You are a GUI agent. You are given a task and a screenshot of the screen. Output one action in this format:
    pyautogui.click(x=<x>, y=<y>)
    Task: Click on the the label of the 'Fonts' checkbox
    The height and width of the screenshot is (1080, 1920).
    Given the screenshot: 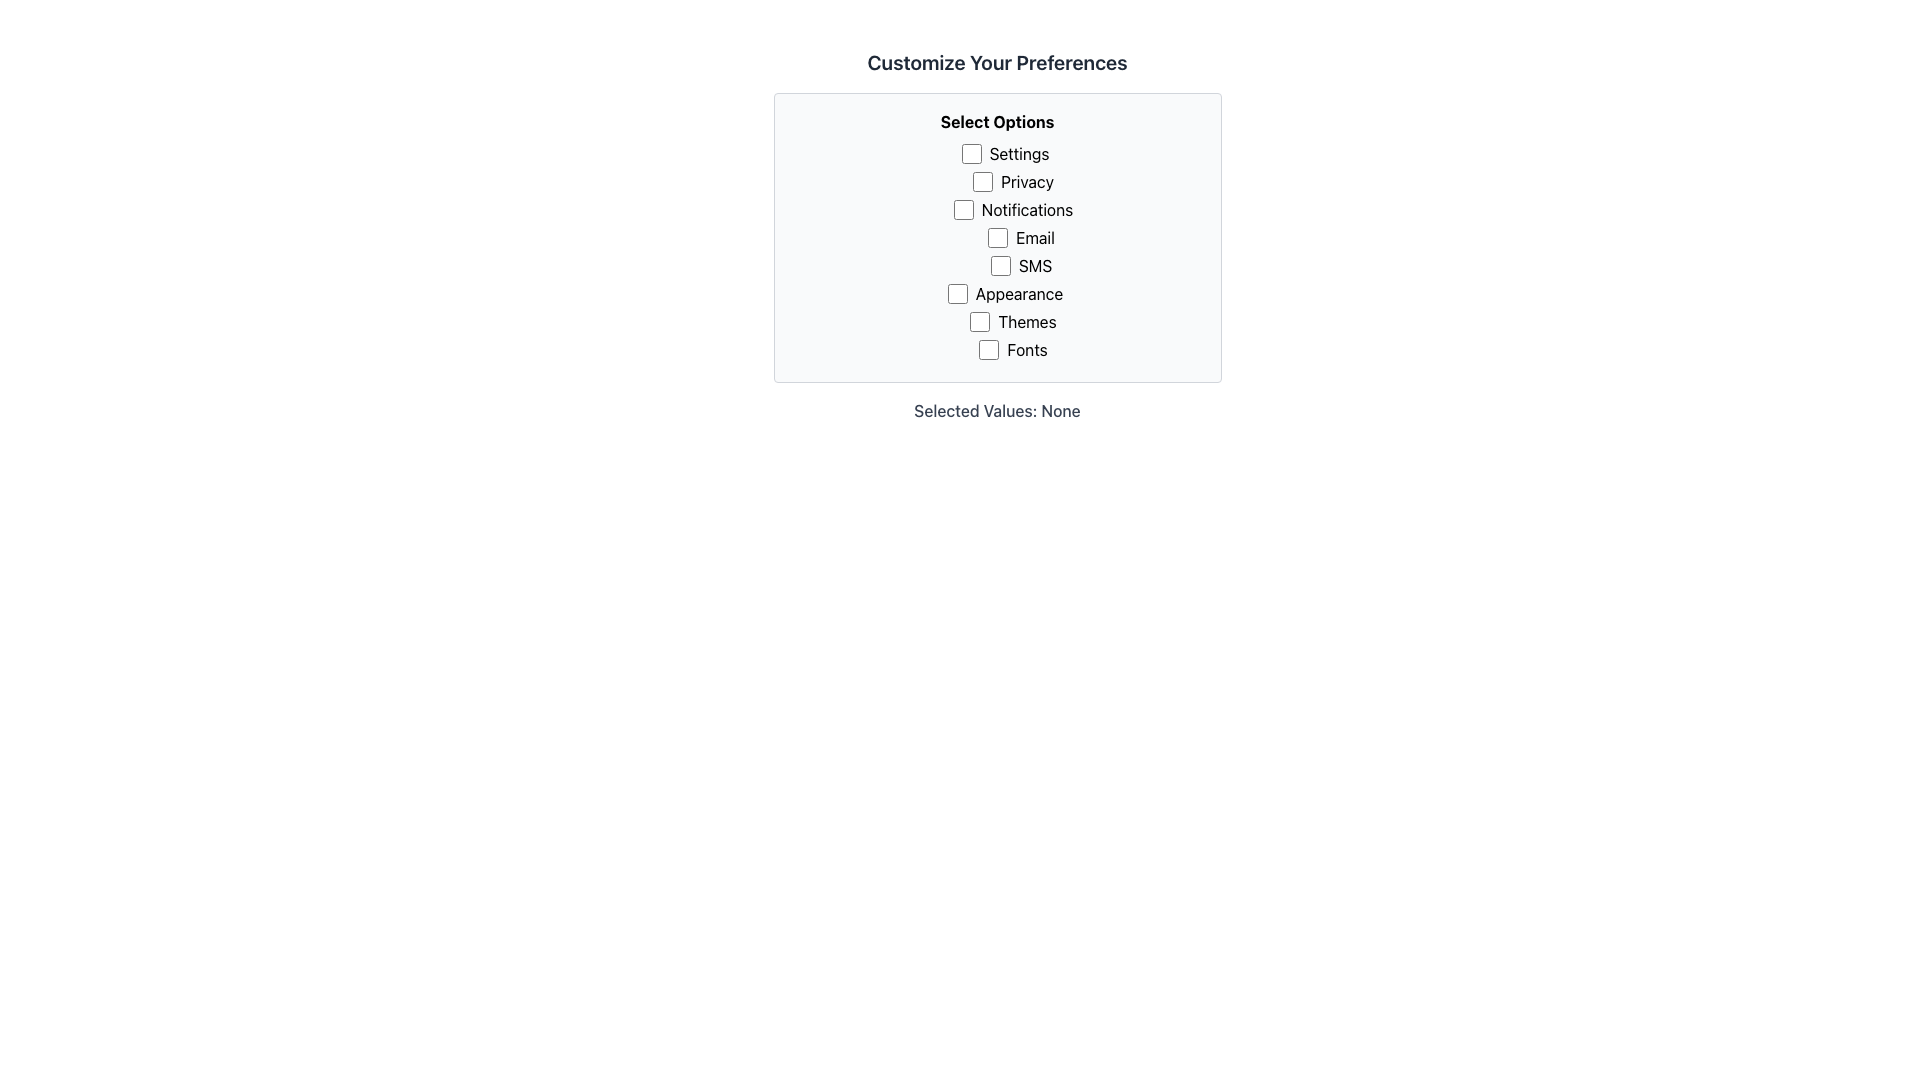 What is the action you would take?
    pyautogui.click(x=1013, y=349)
    